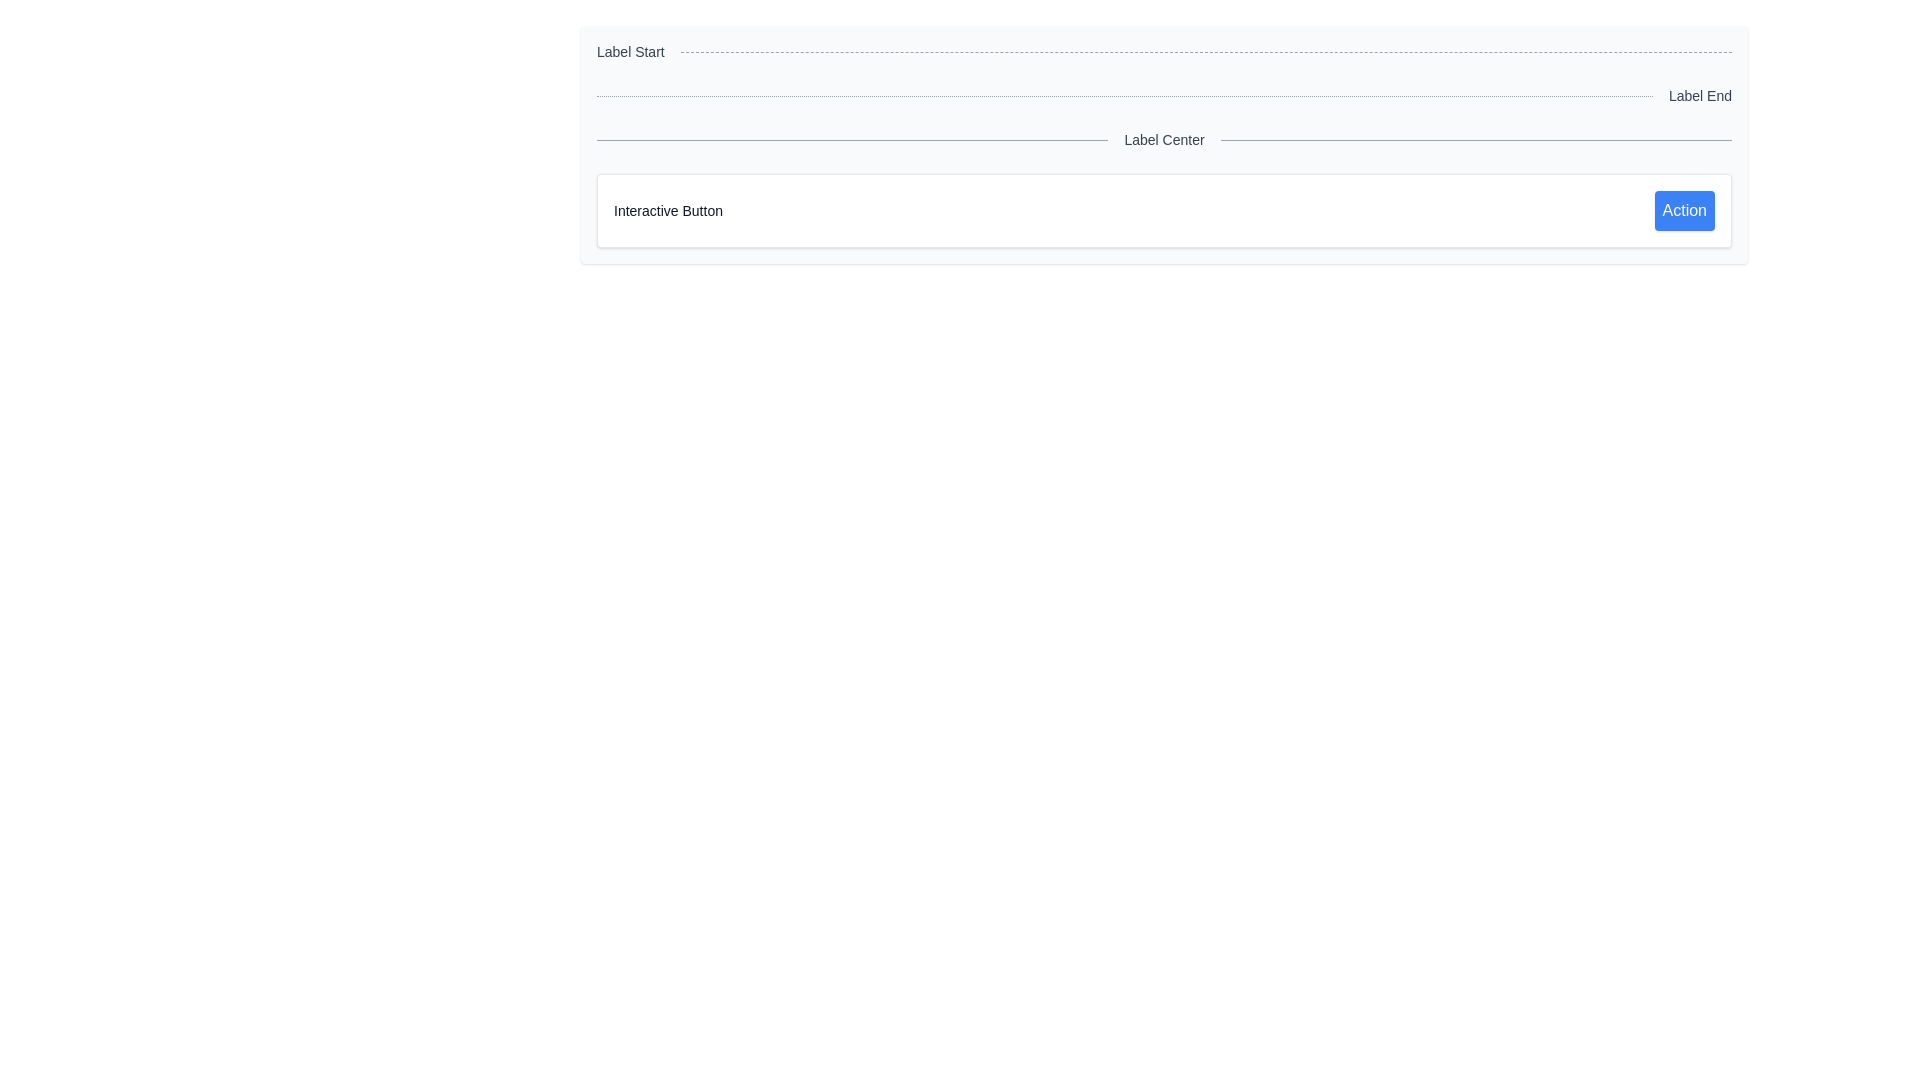  I want to click on the text label displaying 'Label Start' which is styled in a small font, medium weight, and gray color, located at the upper-left section of the interface, so click(629, 50).